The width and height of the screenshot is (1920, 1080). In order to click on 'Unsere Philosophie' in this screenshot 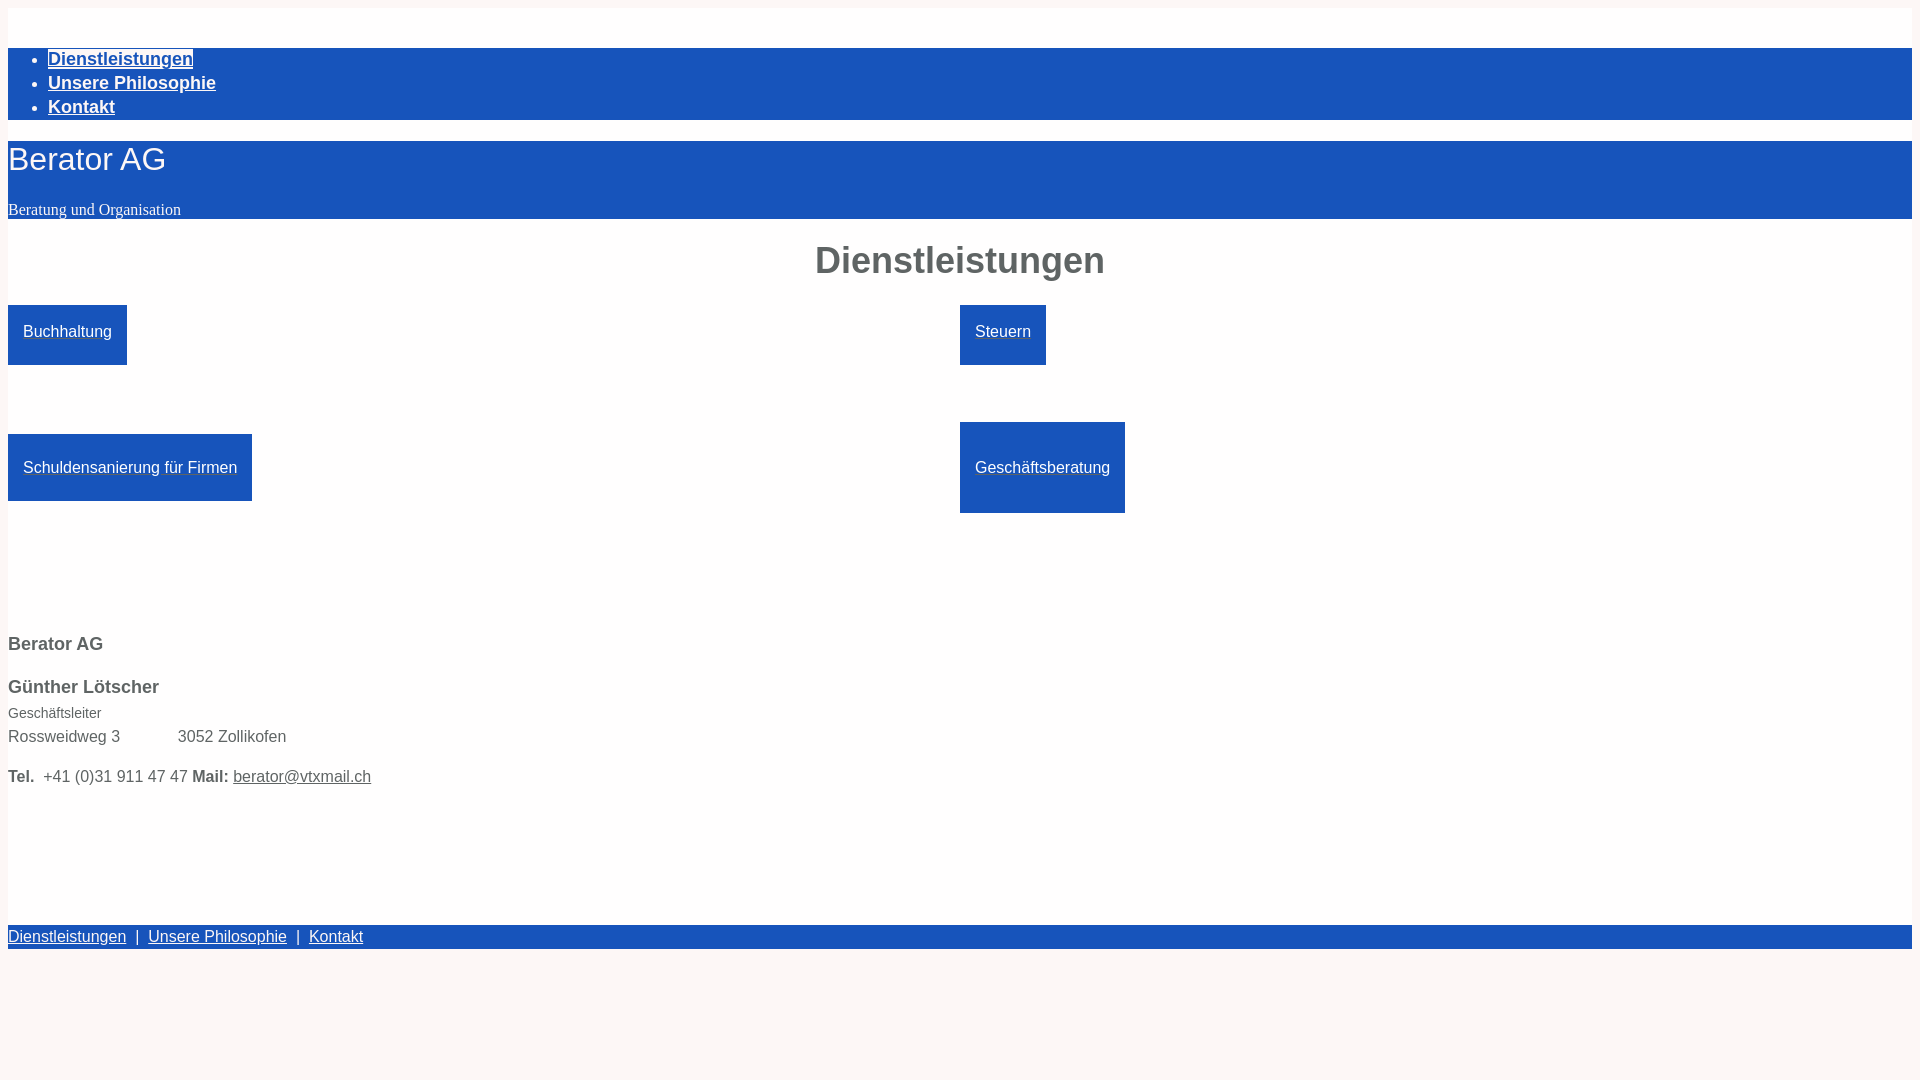, I will do `click(217, 936)`.